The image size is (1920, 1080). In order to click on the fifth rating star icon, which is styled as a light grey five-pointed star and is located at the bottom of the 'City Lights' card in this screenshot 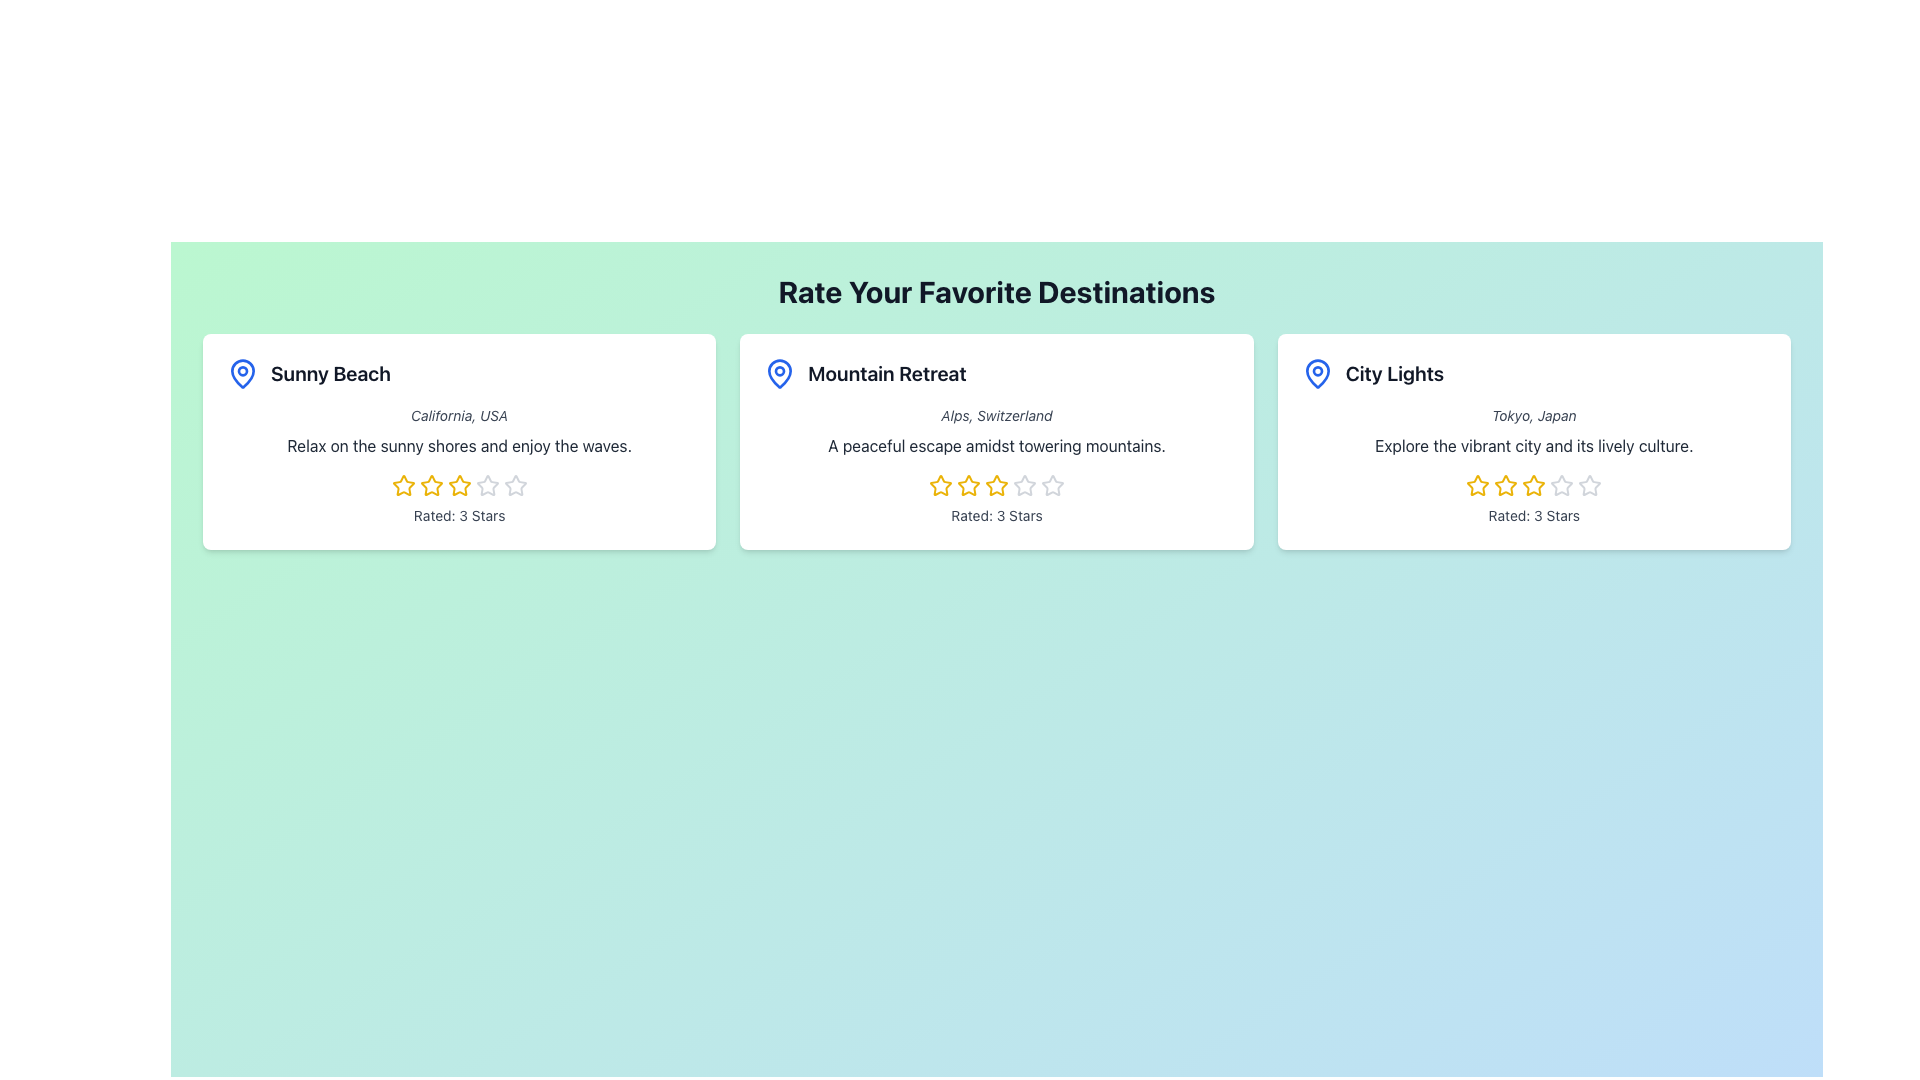, I will do `click(1589, 486)`.